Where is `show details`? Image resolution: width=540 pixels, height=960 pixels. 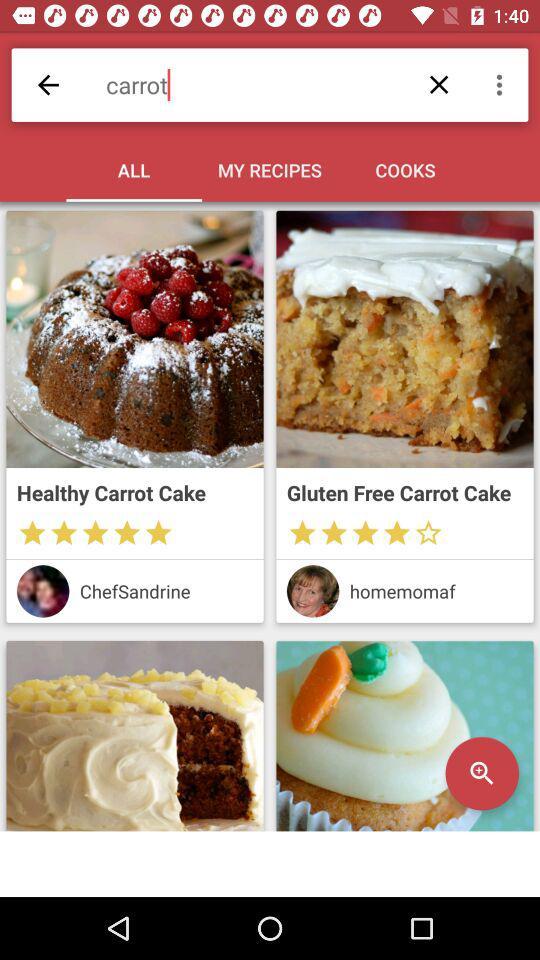 show details is located at coordinates (405, 735).